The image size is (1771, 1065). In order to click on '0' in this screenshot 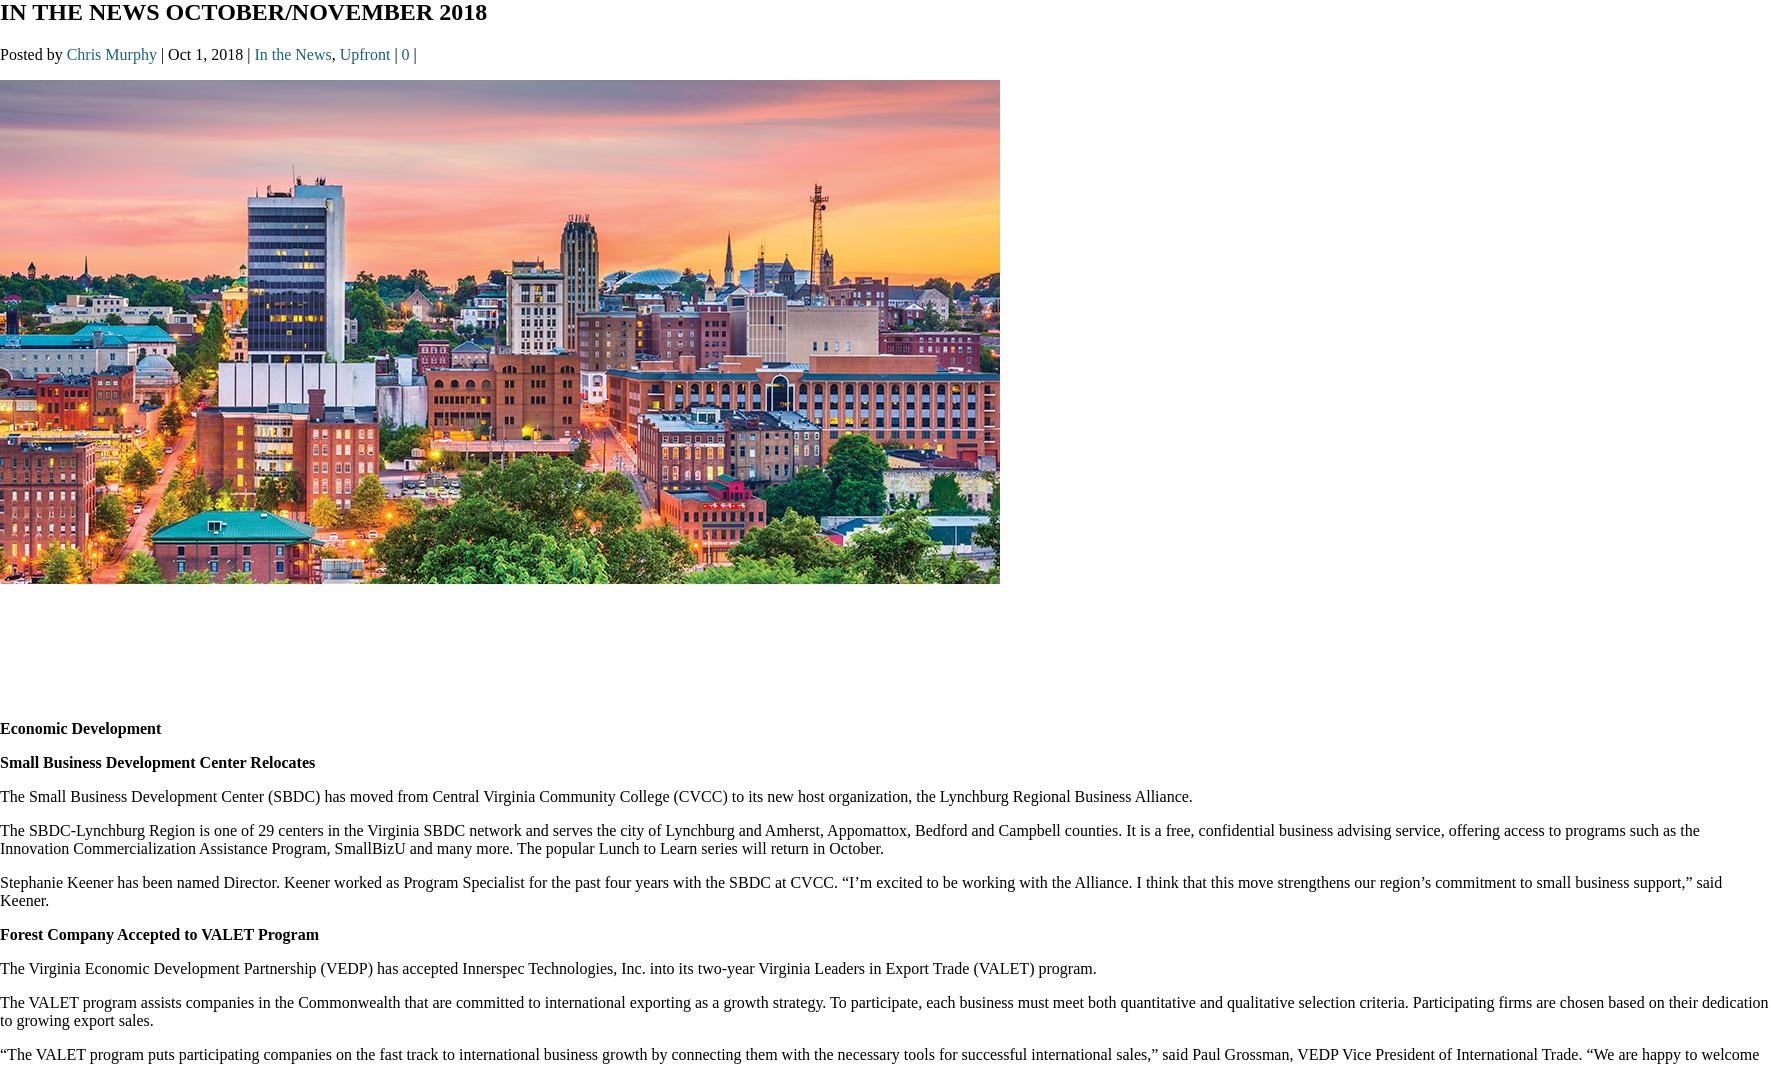, I will do `click(406, 53)`.